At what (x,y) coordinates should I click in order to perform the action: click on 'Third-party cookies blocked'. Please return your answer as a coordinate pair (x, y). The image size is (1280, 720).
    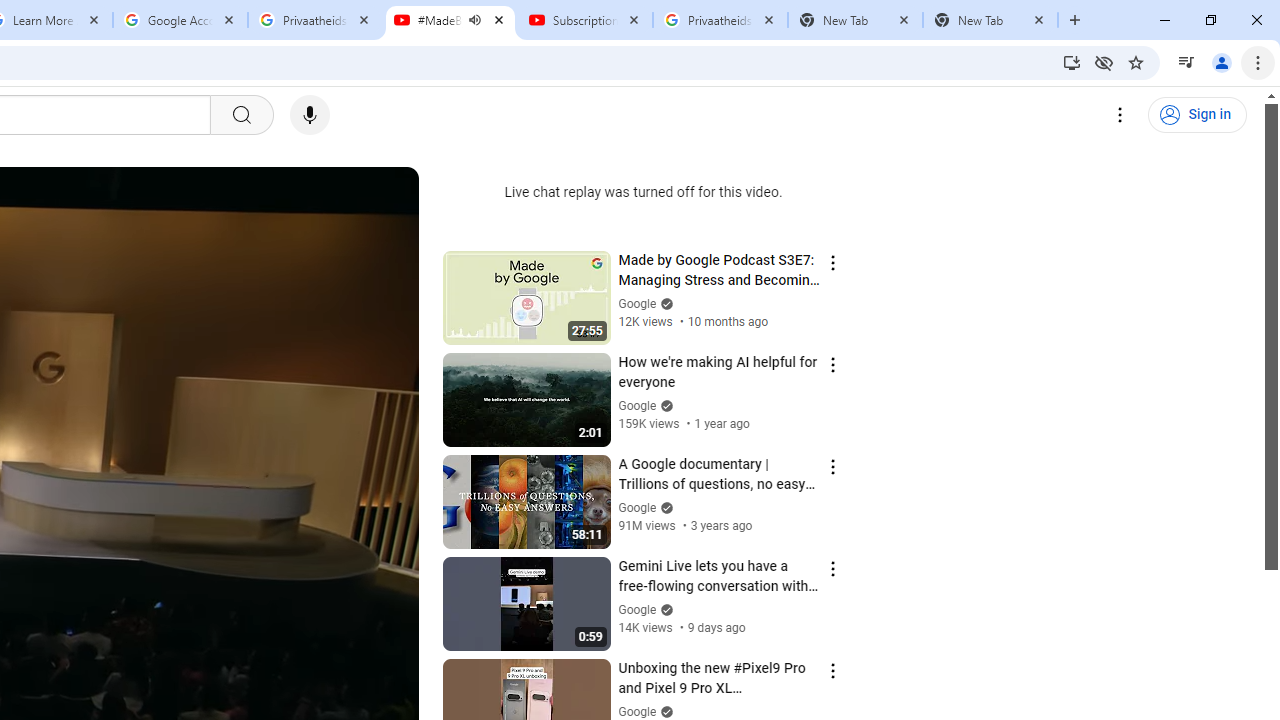
    Looking at the image, I should click on (1103, 61).